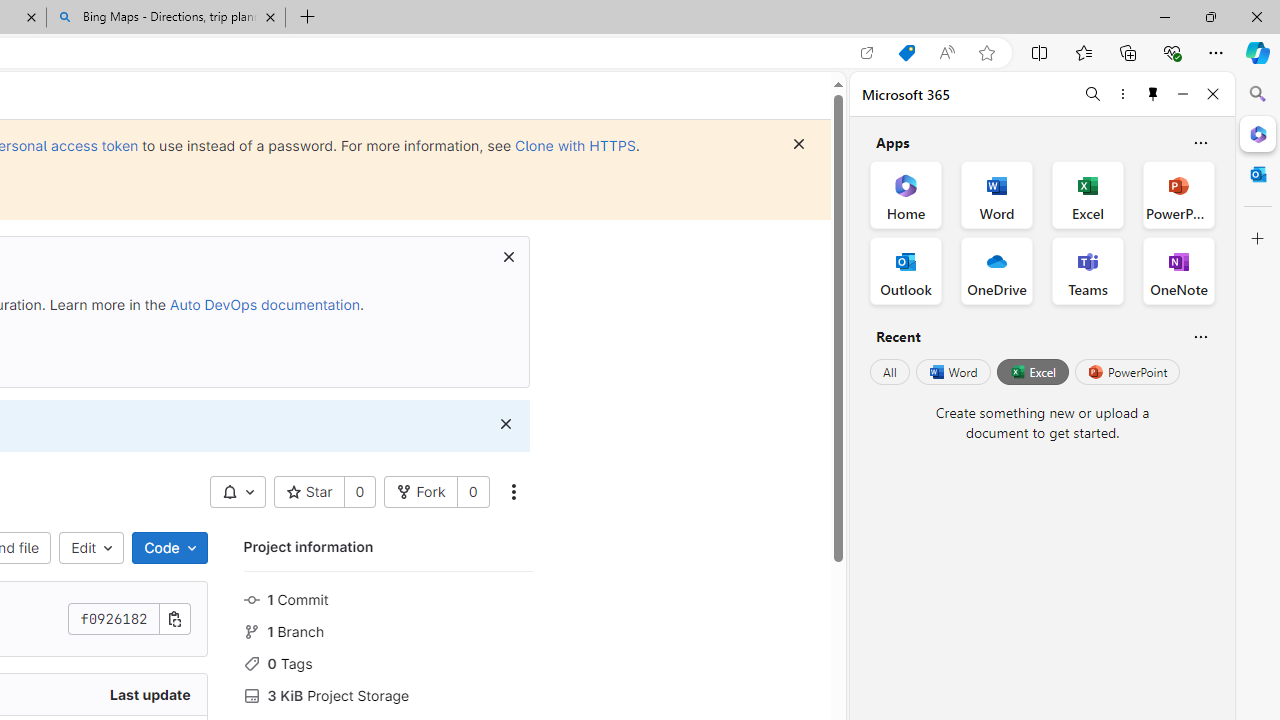 This screenshot has width=1280, height=720. Describe the element at coordinates (513, 492) in the screenshot. I see `'More actions'` at that location.